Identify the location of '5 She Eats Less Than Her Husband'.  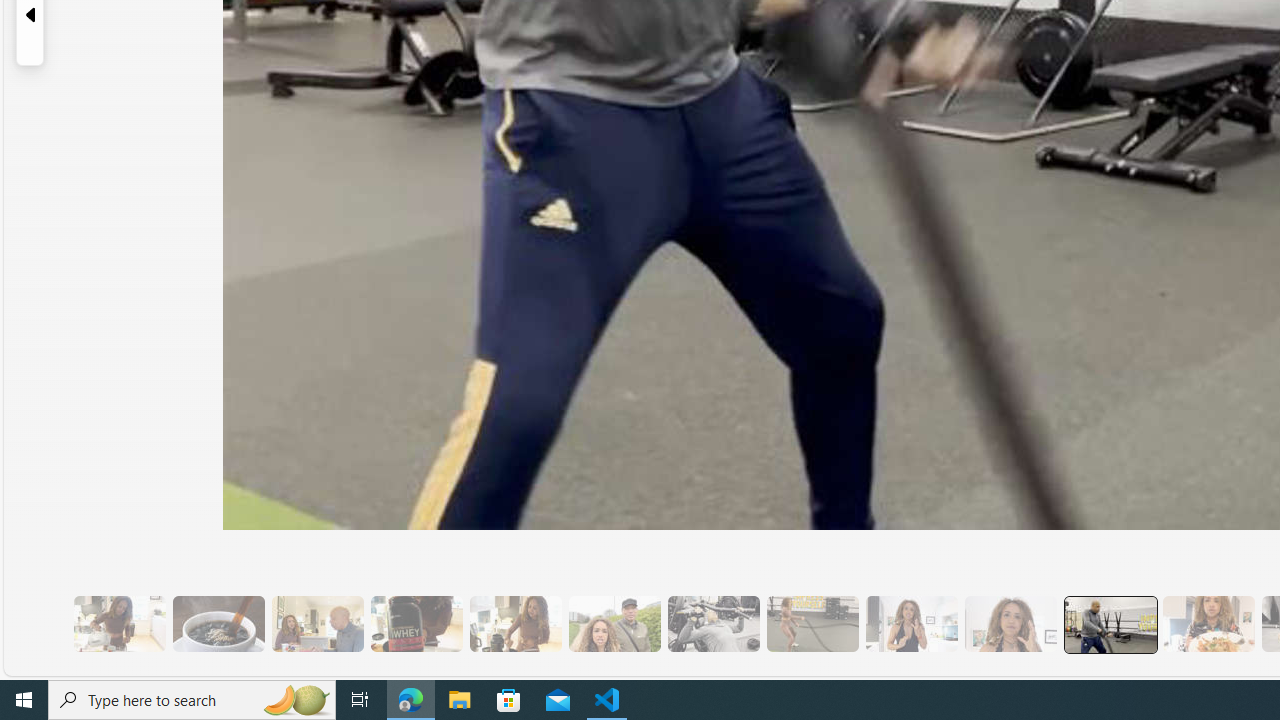
(316, 623).